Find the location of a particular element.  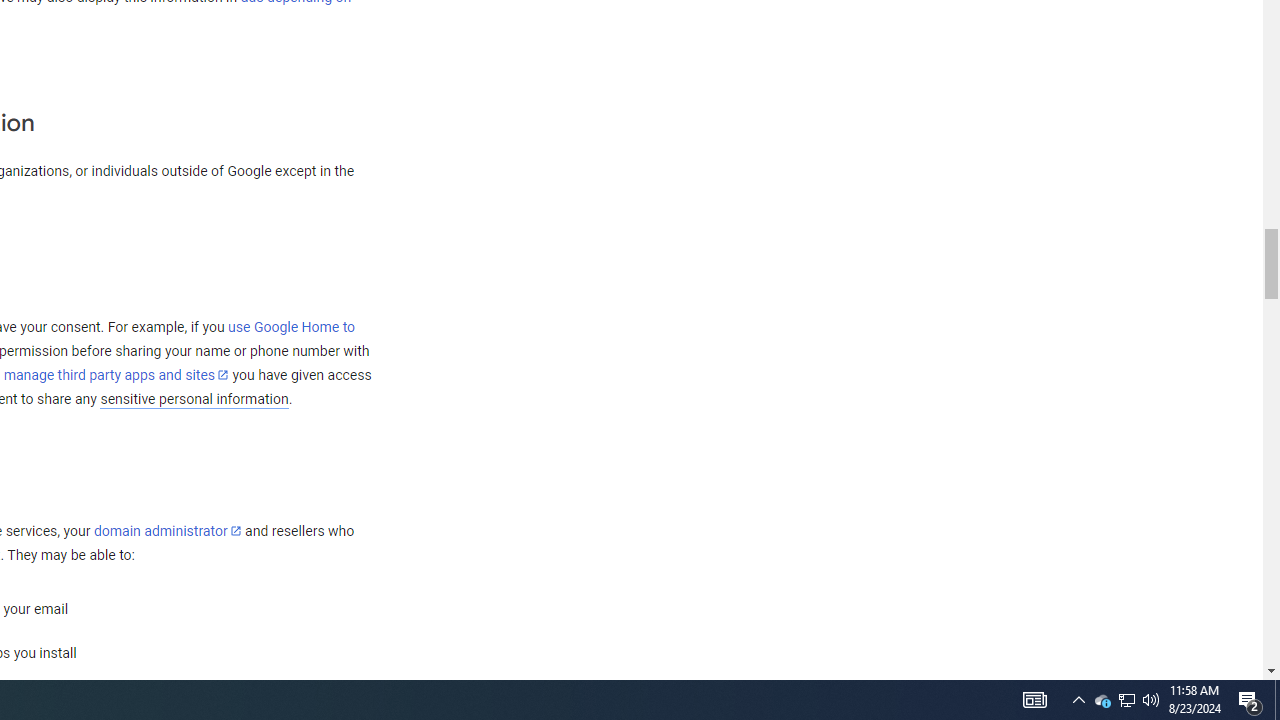

'domain administrator' is located at coordinates (167, 530).